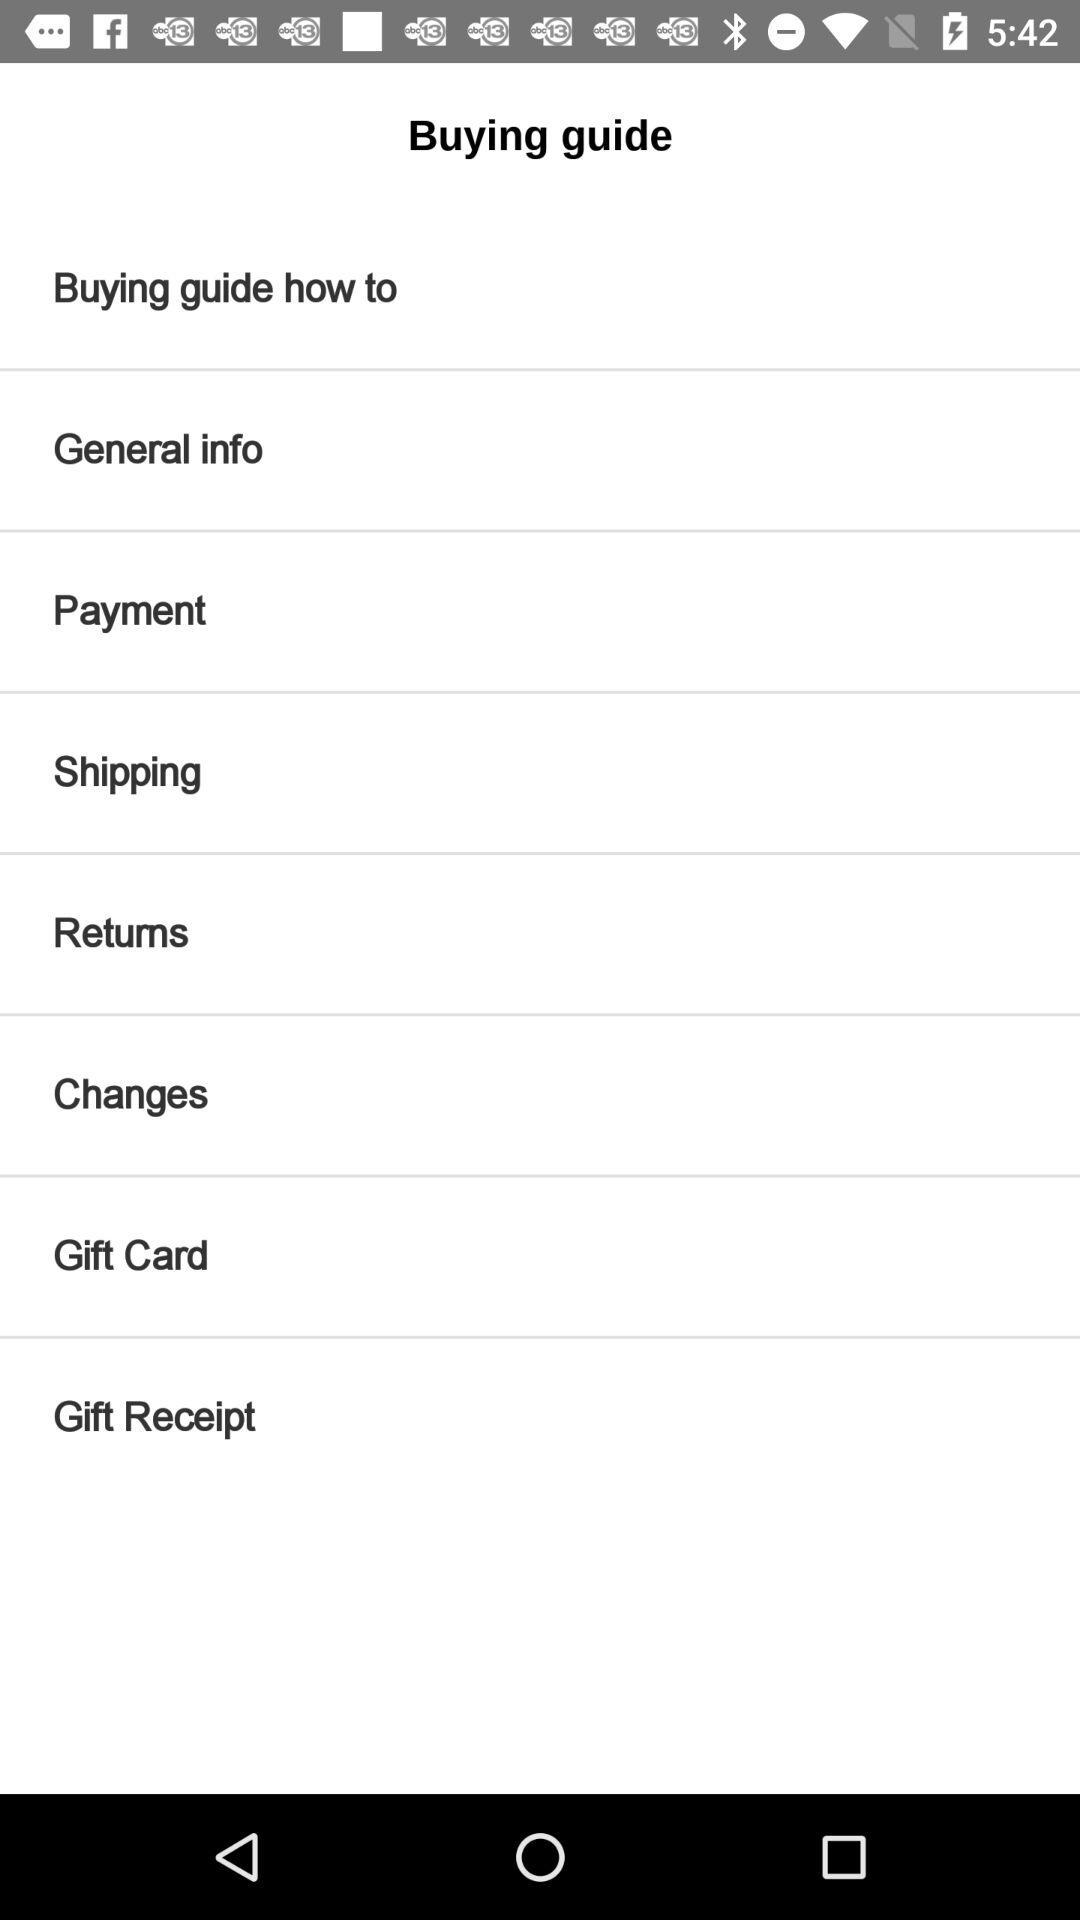  Describe the element at coordinates (540, 1255) in the screenshot. I see `icon below changes item` at that location.